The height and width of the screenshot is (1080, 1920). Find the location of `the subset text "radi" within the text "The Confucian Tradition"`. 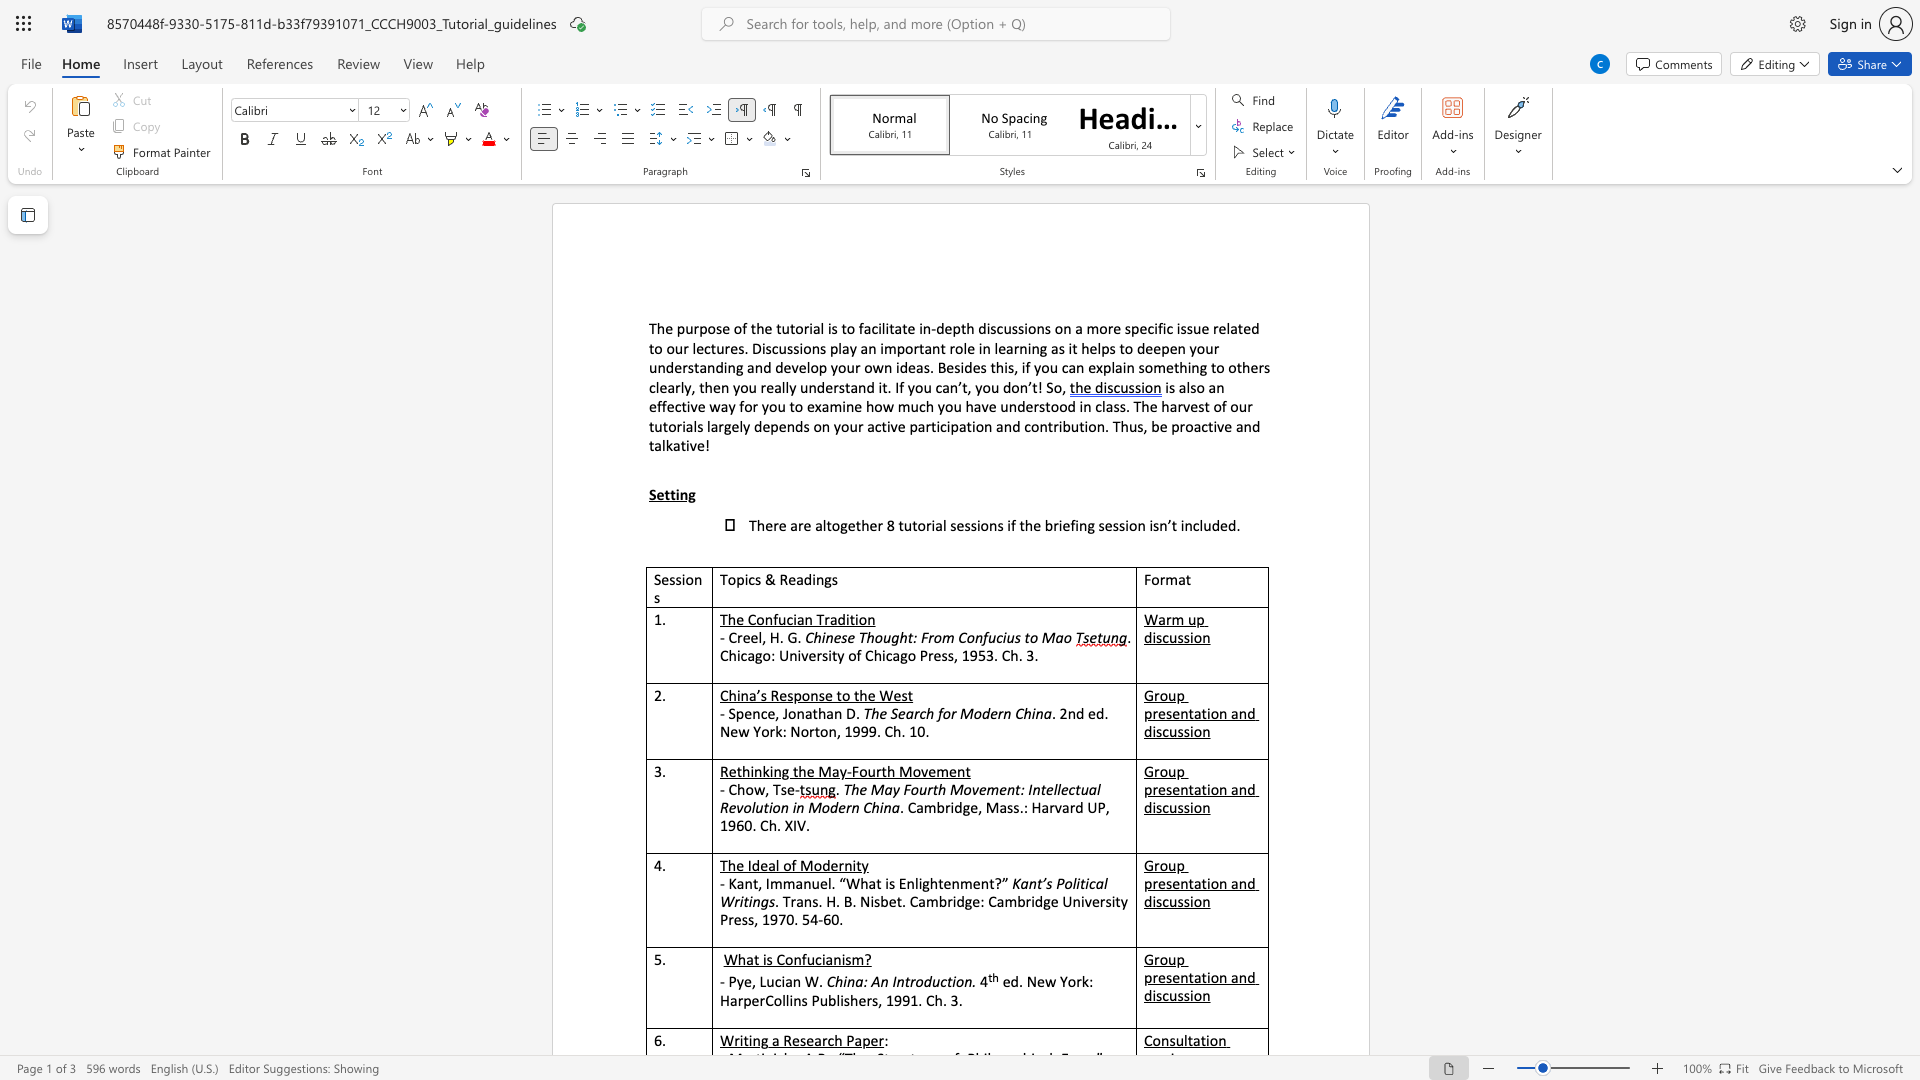

the subset text "radi" within the text "The Confucian Tradition" is located at coordinates (824, 618).